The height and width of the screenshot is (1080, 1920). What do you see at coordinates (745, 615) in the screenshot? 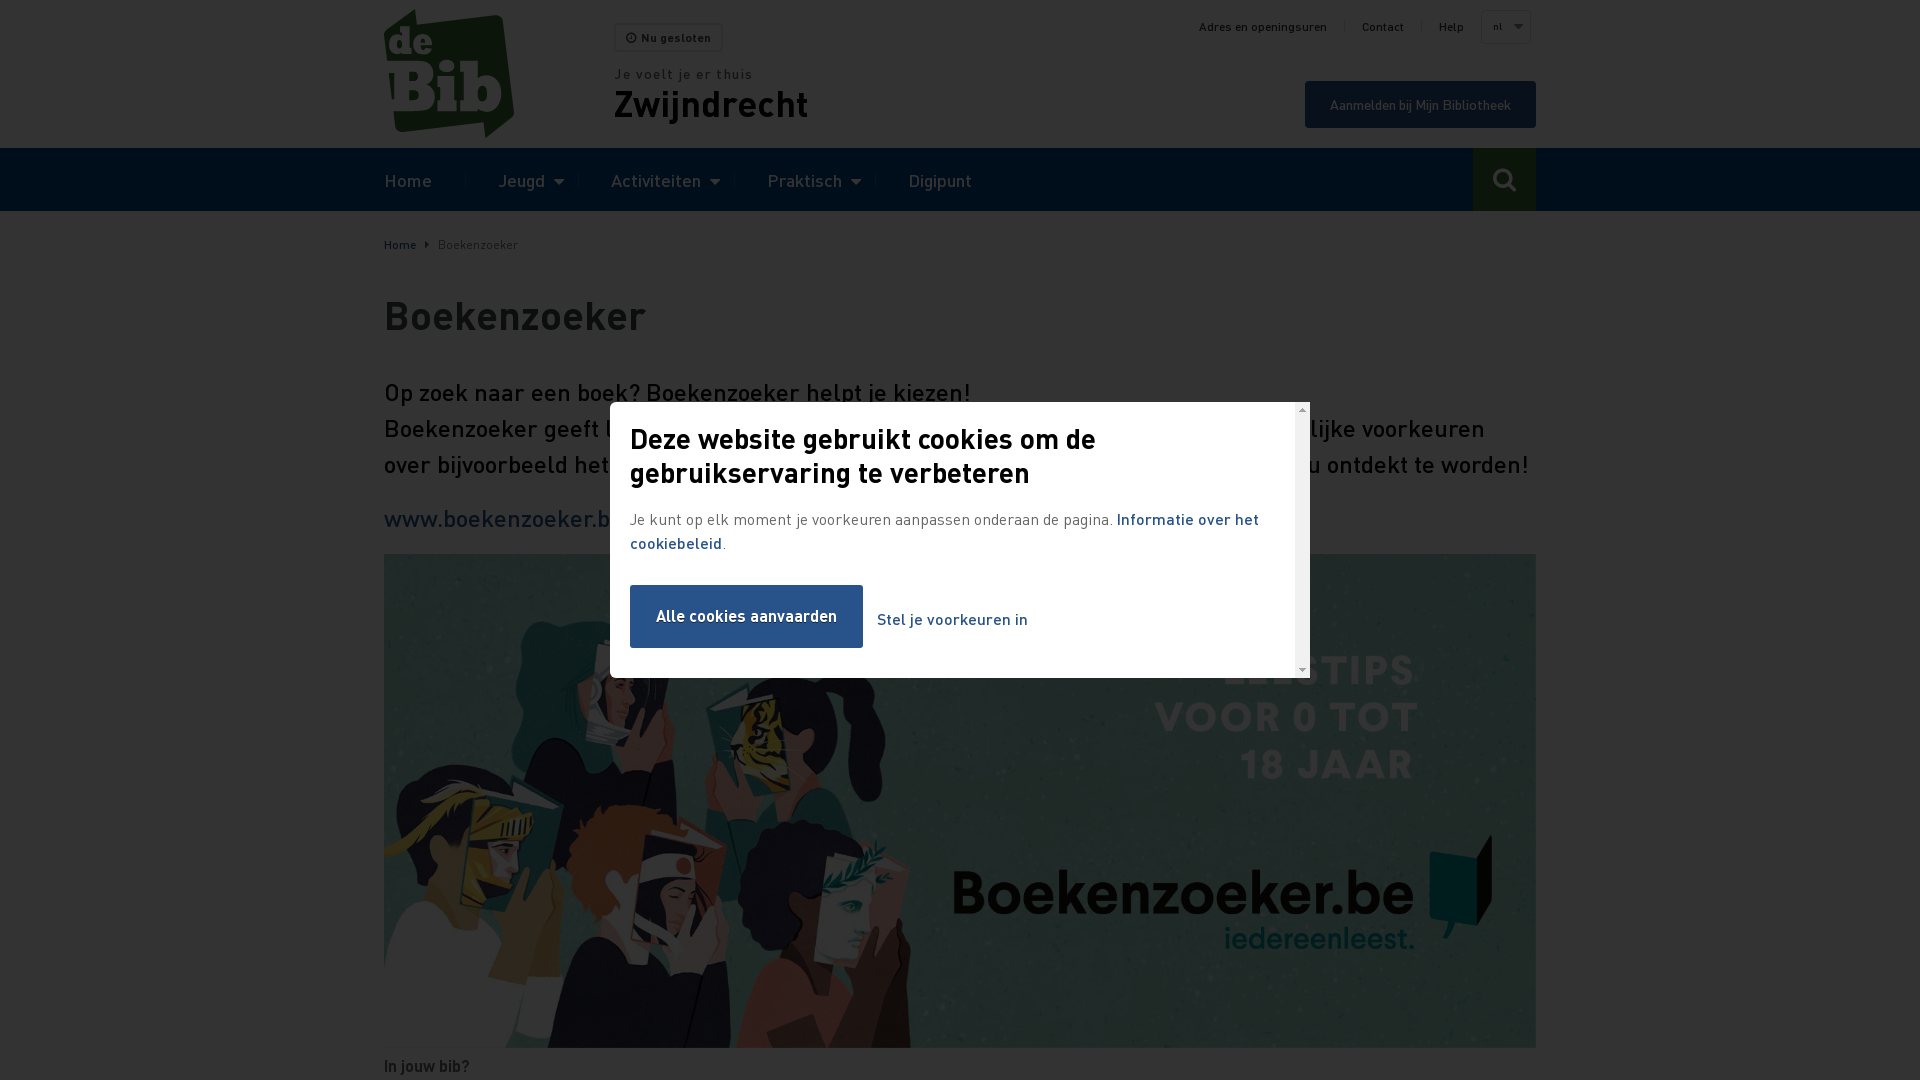
I see `'Alle cookies aanvaarden'` at bounding box center [745, 615].